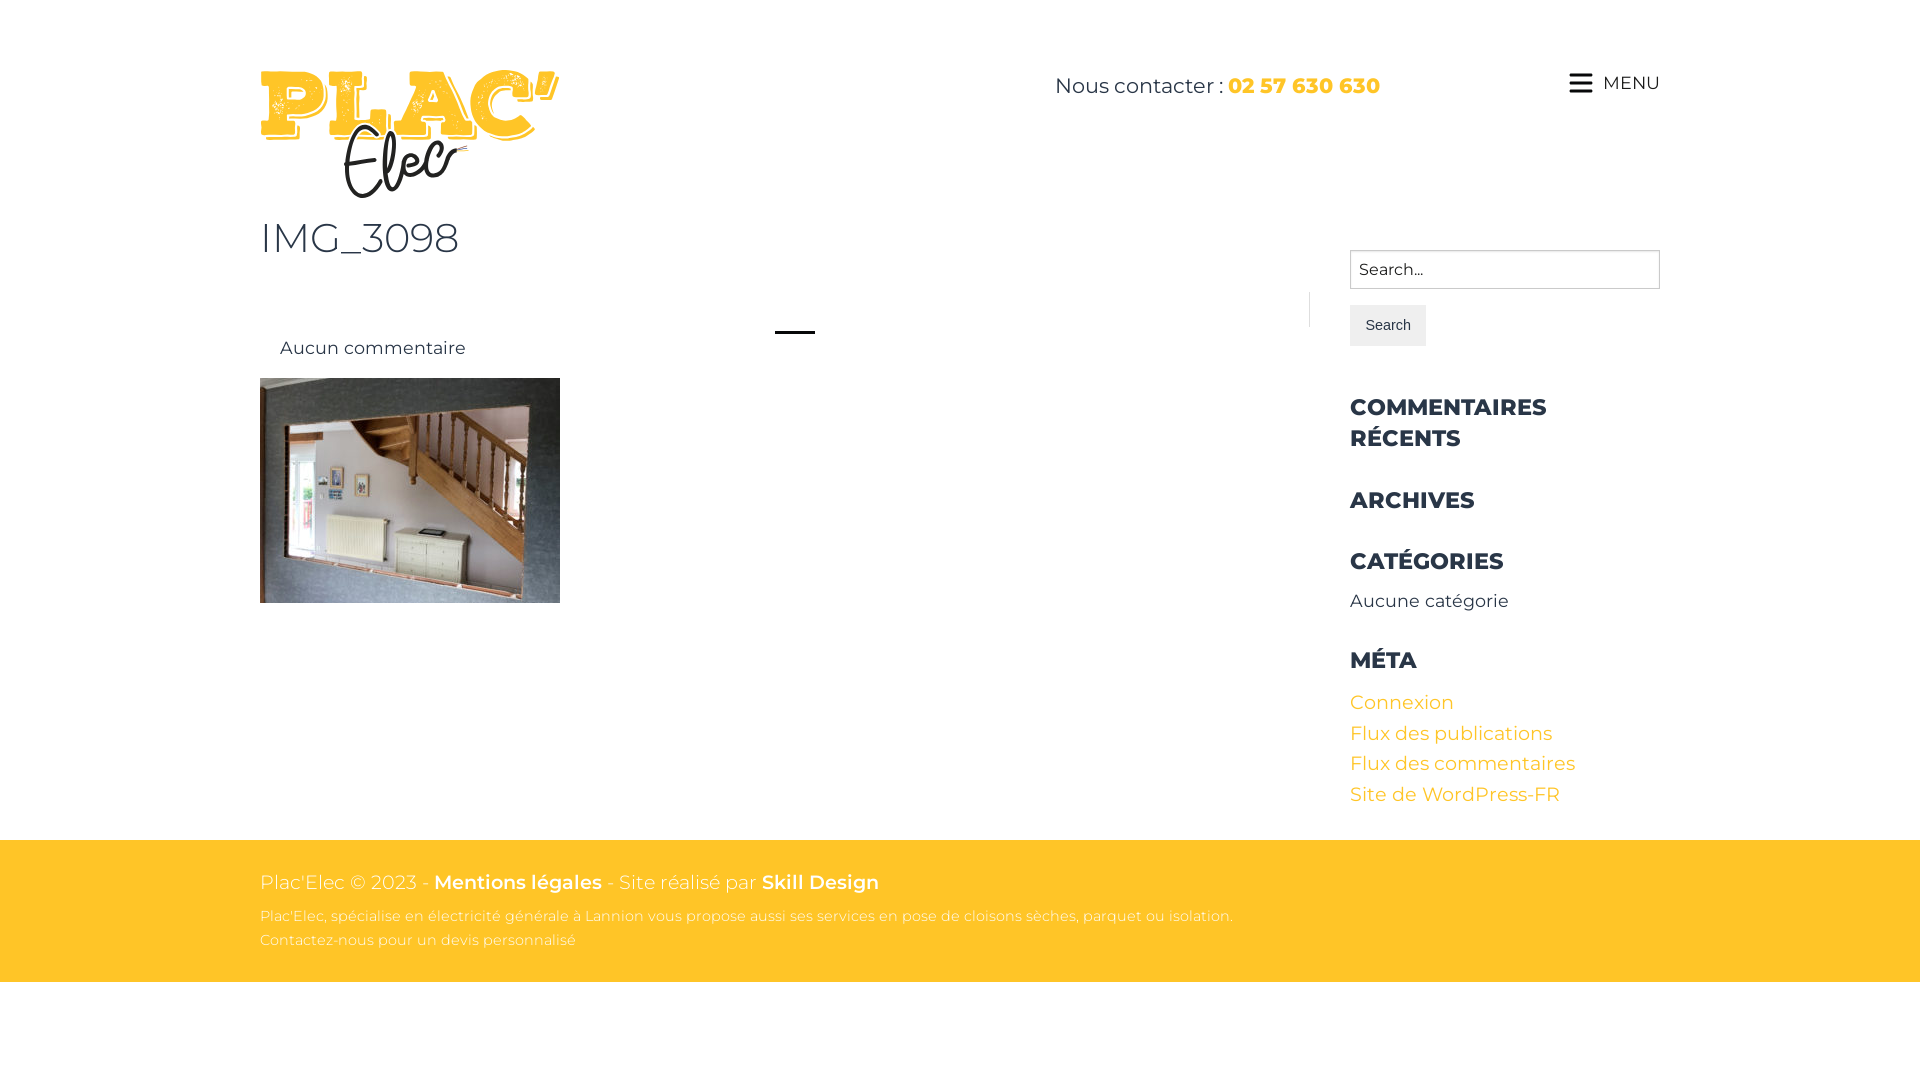 The width and height of the screenshot is (1920, 1080). Describe the element at coordinates (1454, 793) in the screenshot. I see `'Site de WordPress-FR'` at that location.